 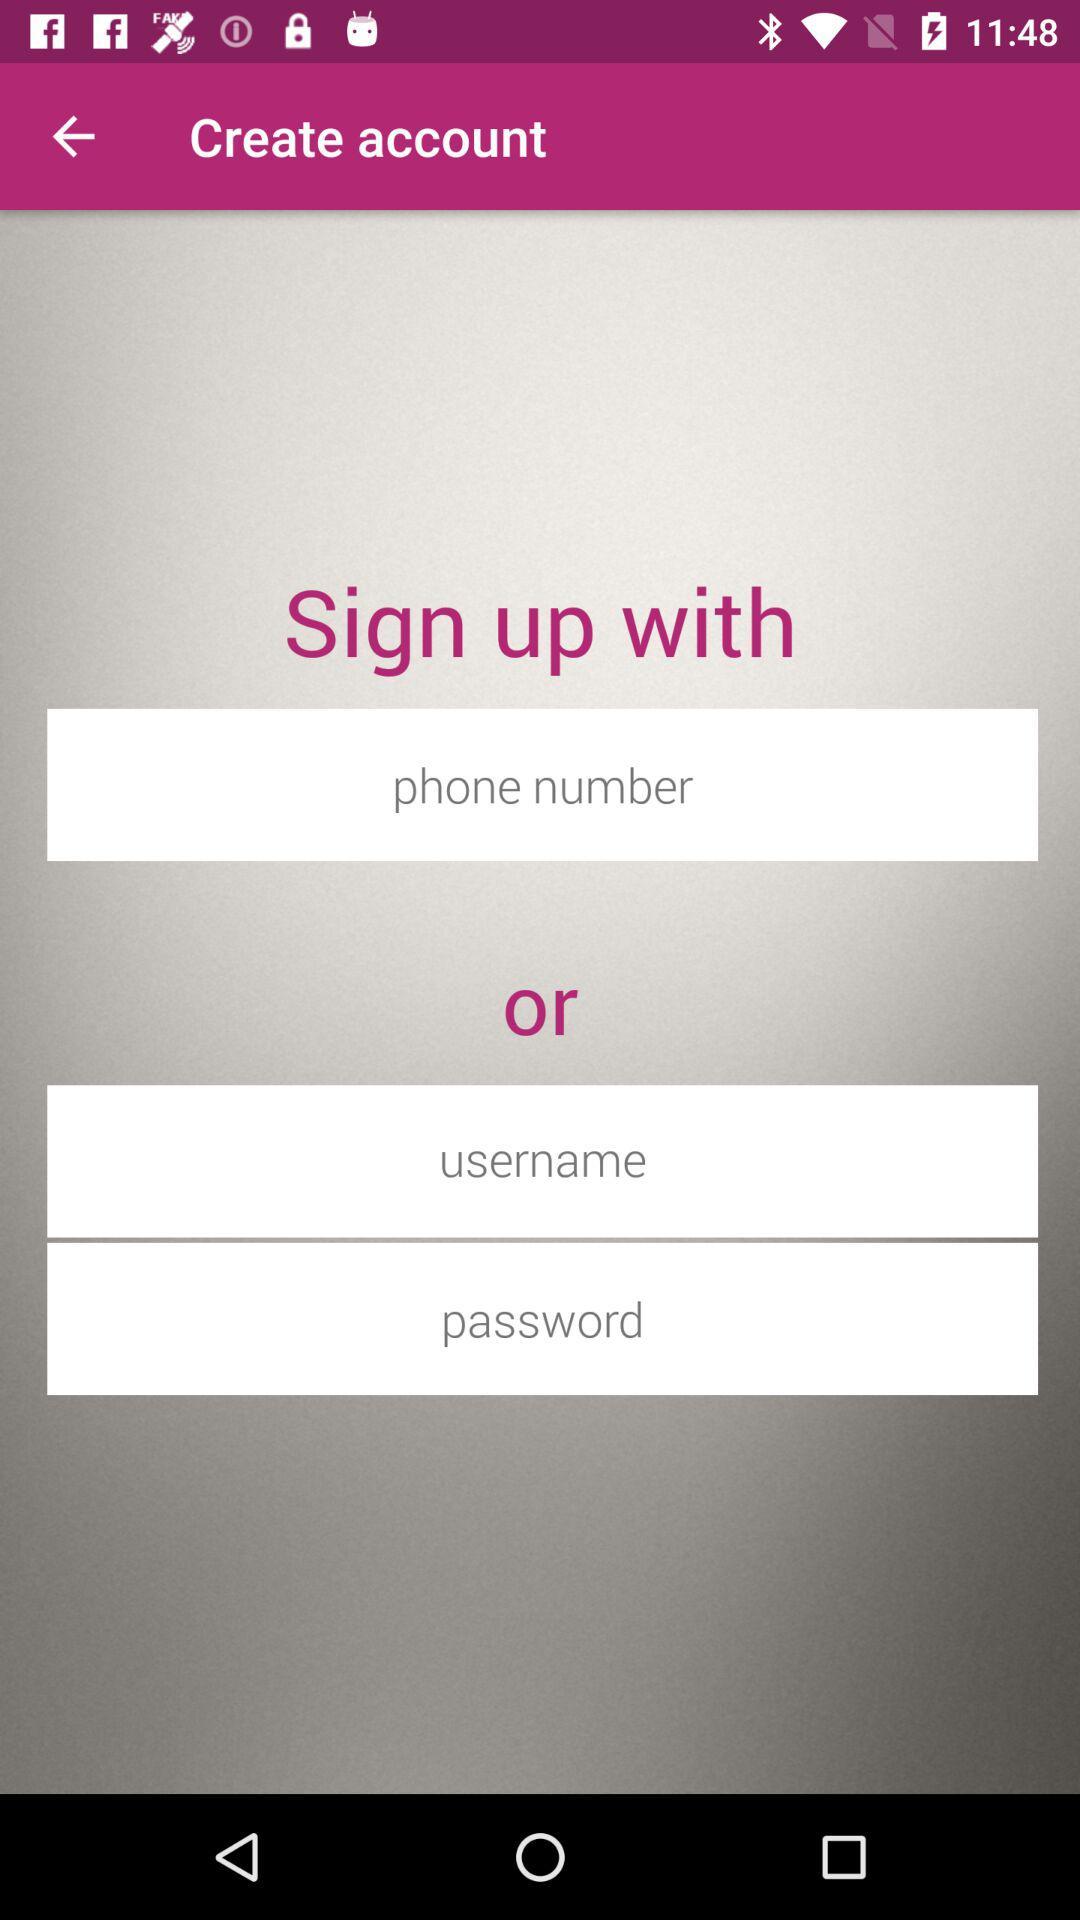 What do you see at coordinates (72, 135) in the screenshot?
I see `item to the left of create account icon` at bounding box center [72, 135].